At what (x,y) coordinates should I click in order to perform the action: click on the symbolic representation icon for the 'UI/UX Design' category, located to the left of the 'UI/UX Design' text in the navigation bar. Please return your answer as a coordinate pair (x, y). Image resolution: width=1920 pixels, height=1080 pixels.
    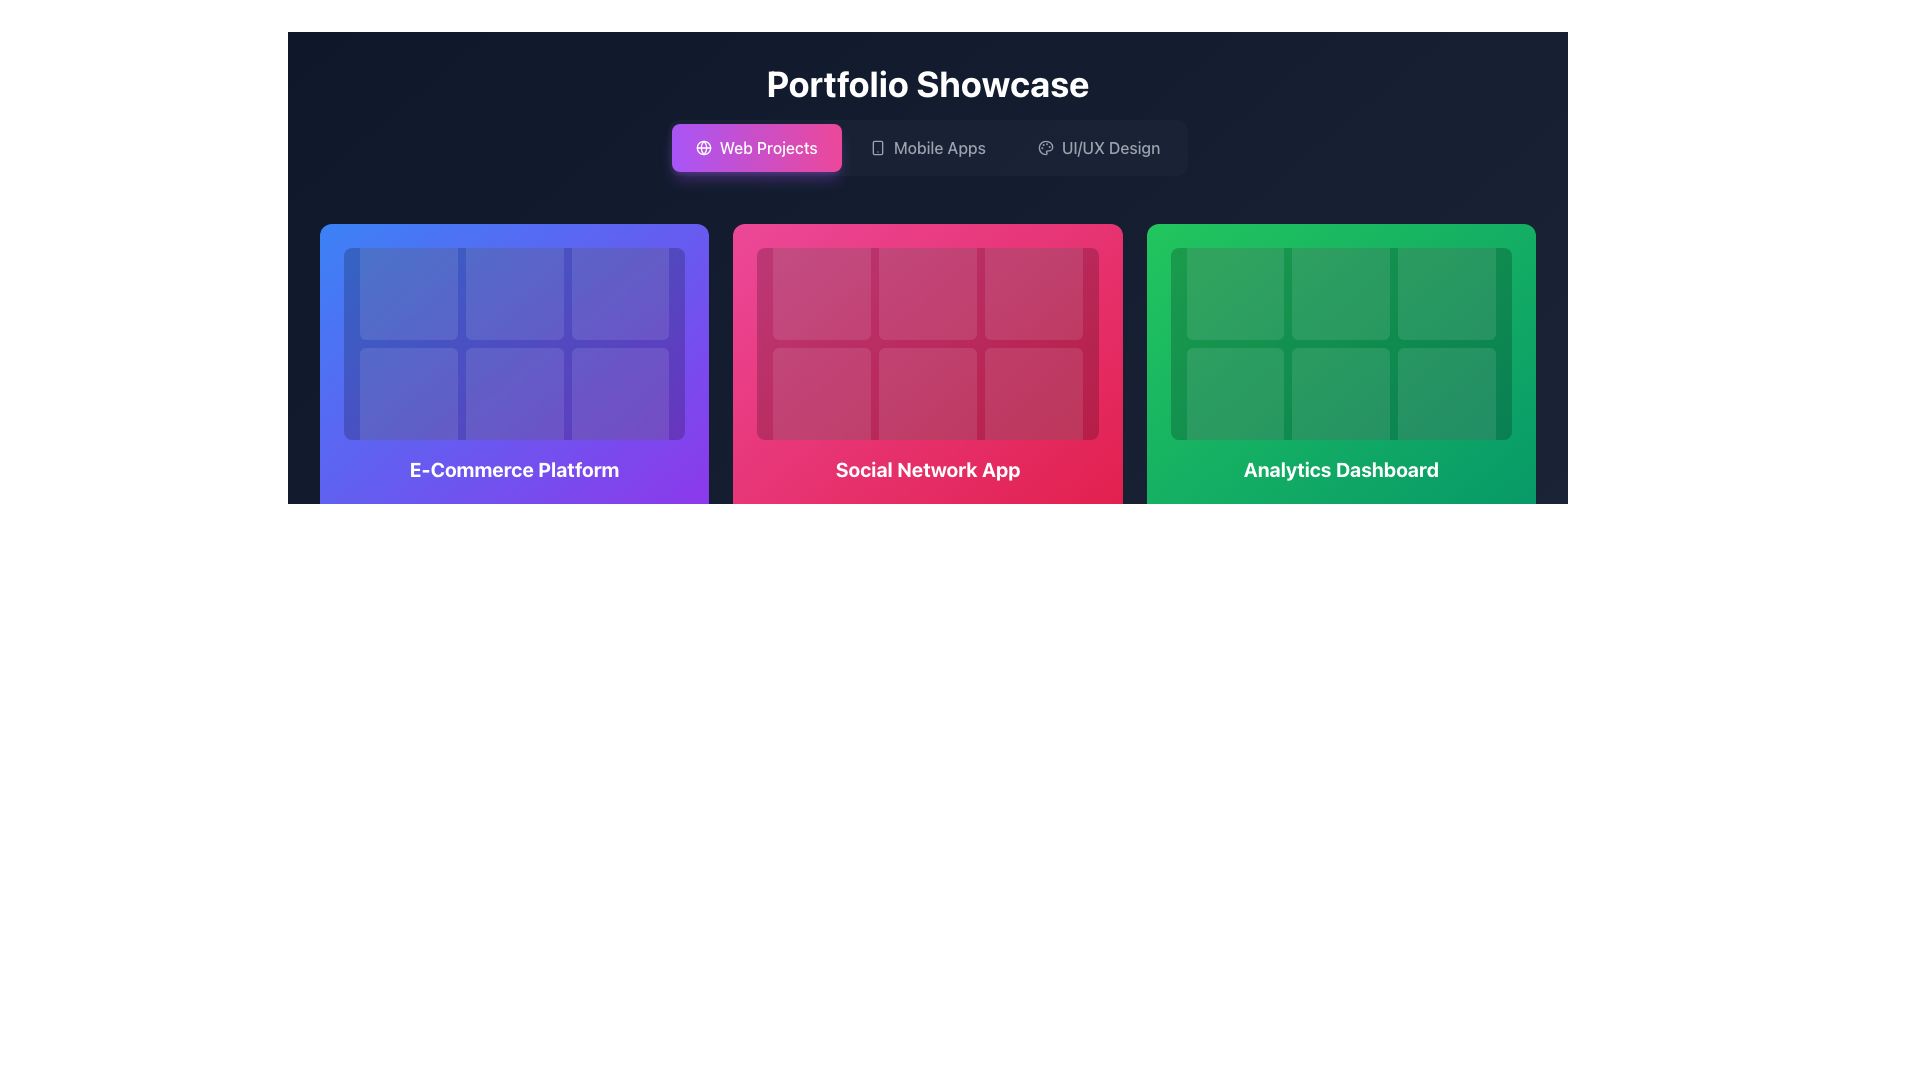
    Looking at the image, I should click on (1044, 146).